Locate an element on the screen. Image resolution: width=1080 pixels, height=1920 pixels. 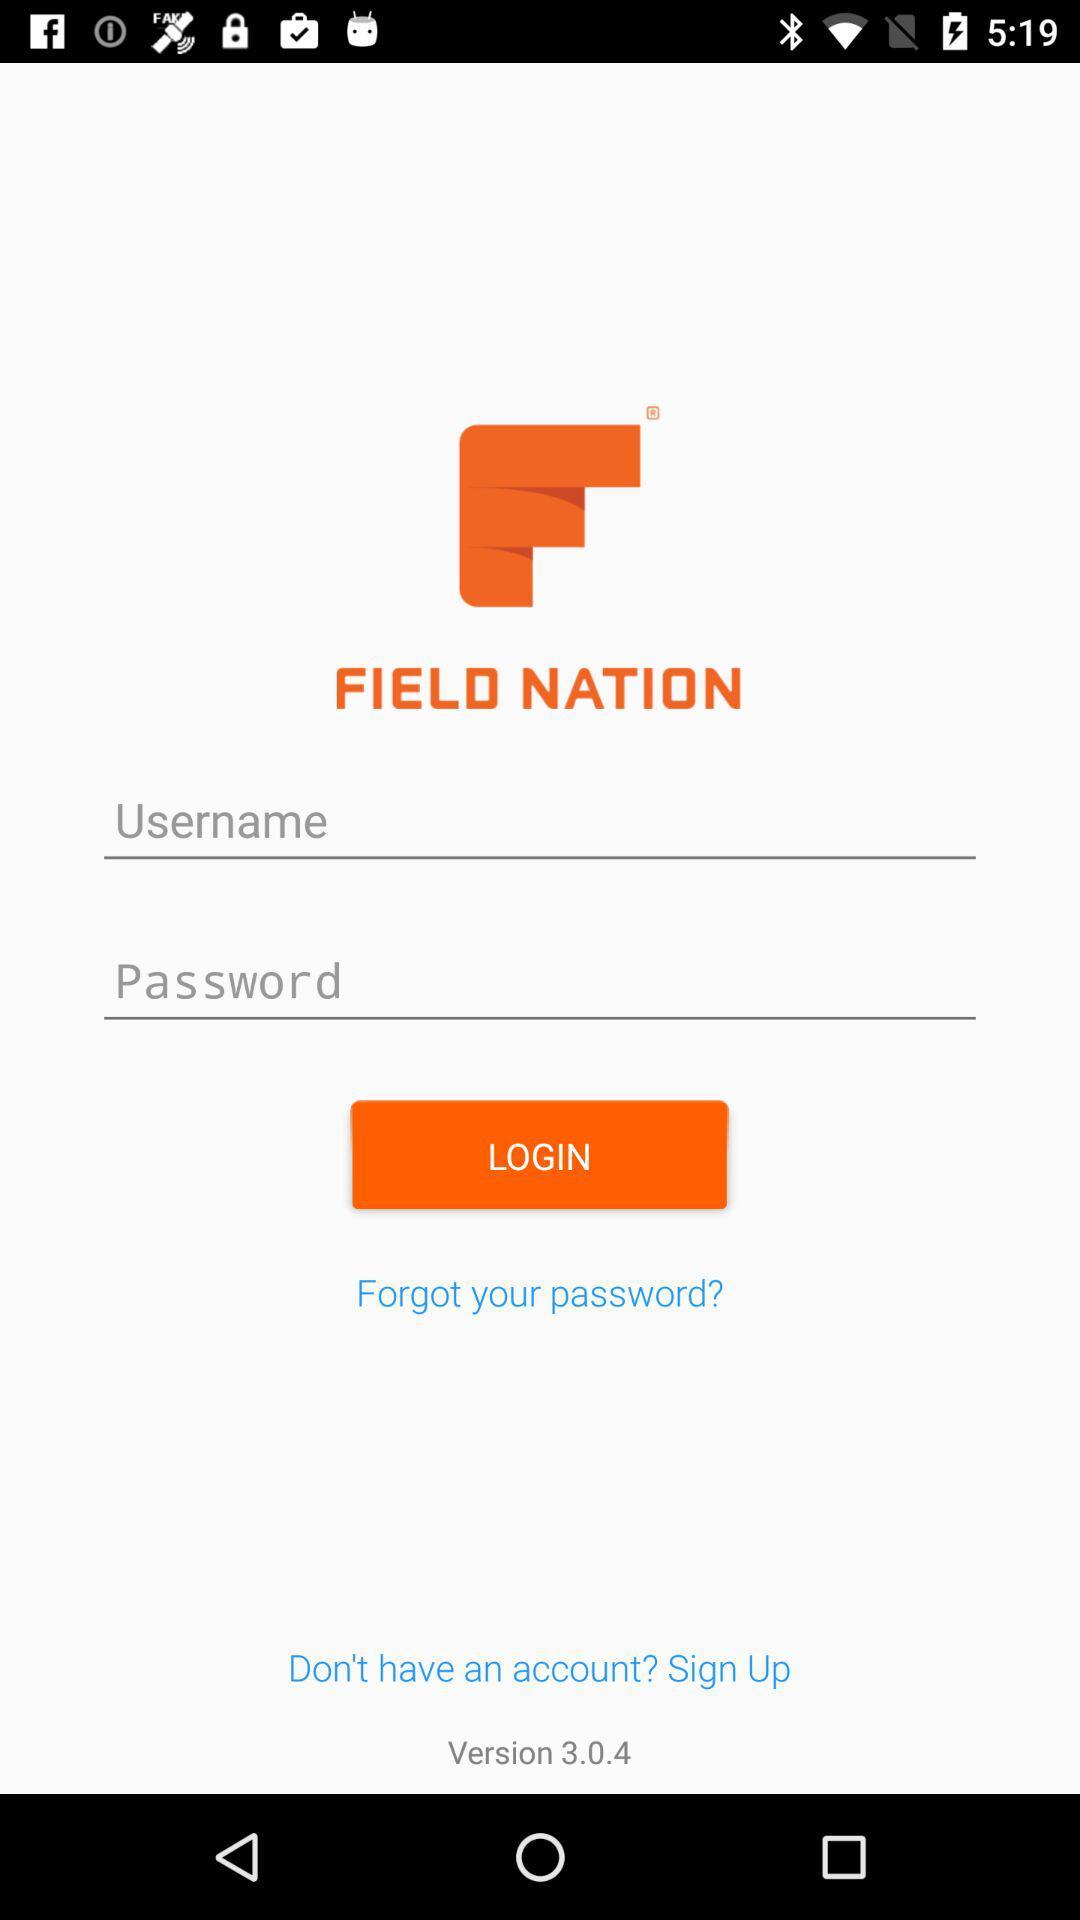
icon above the forgot your password? icon is located at coordinates (538, 1155).